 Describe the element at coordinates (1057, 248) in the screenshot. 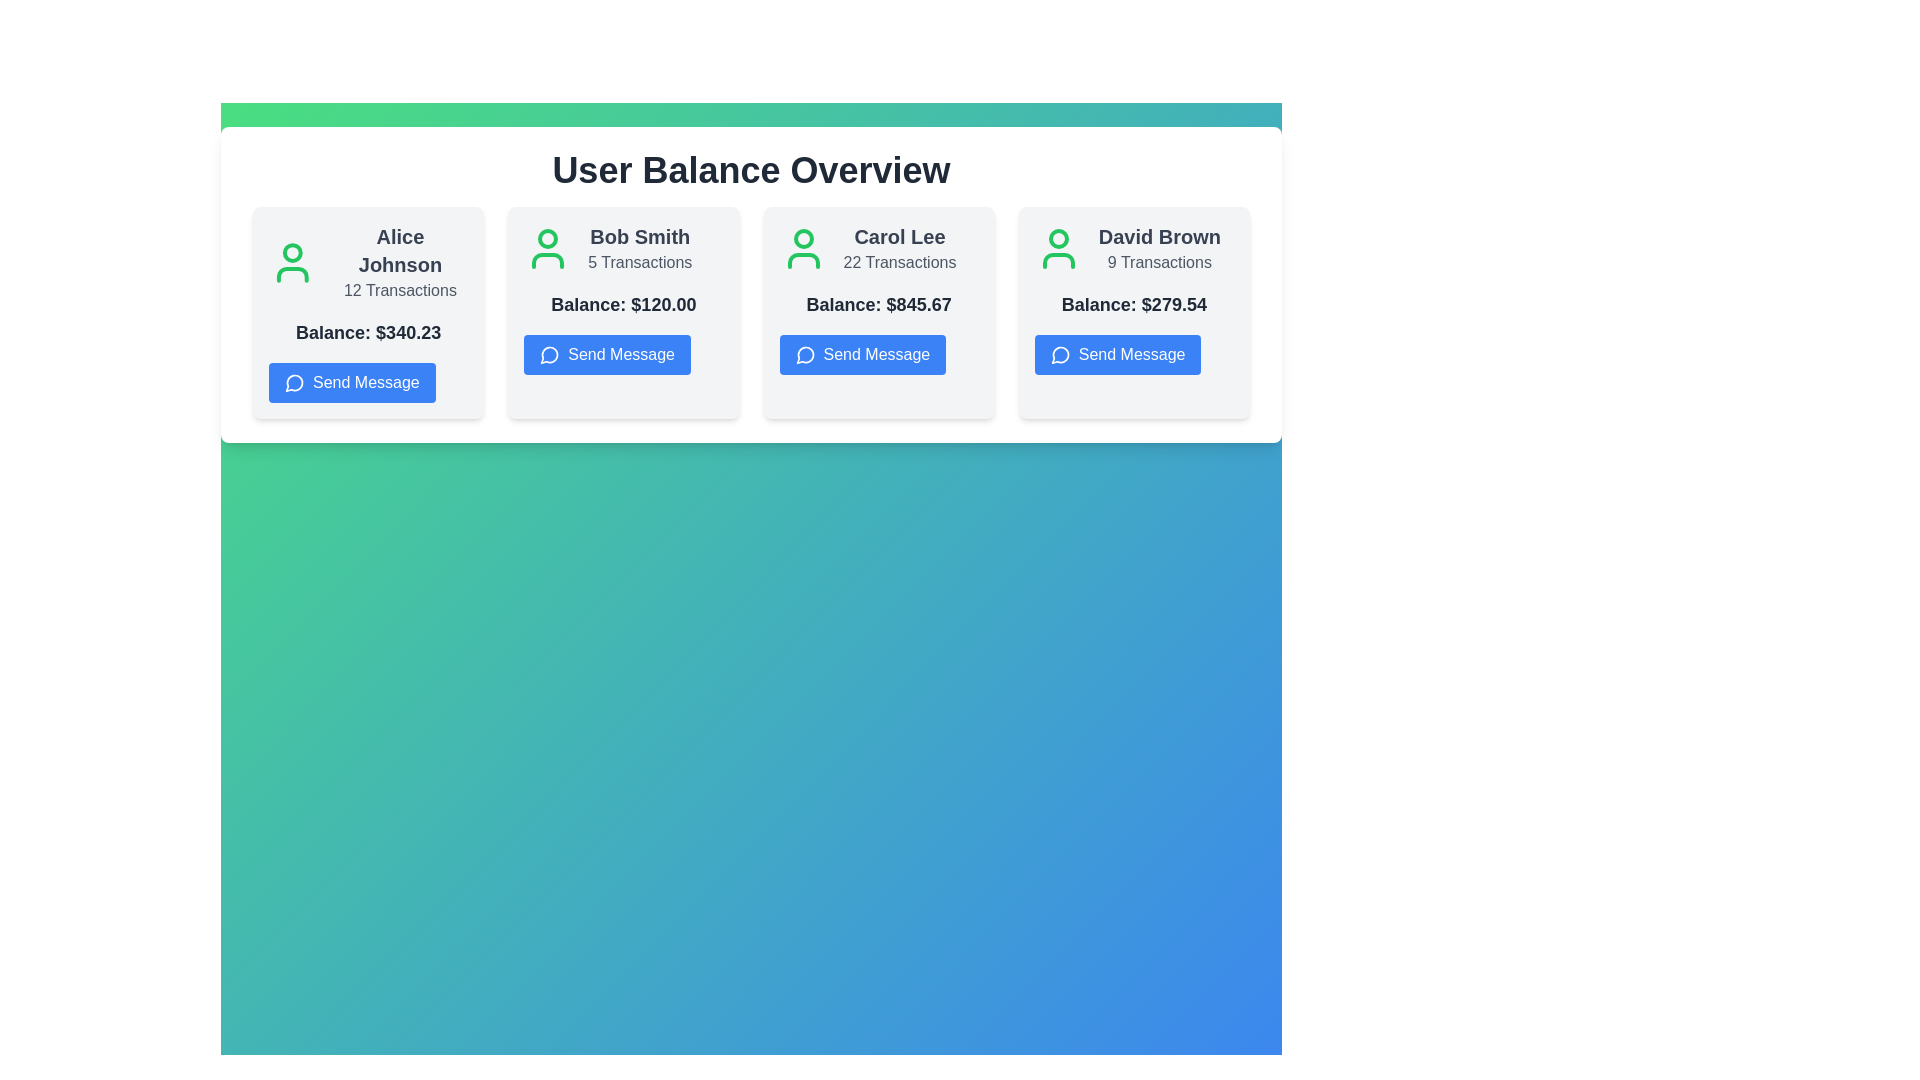

I see `the user avatar icon, which is a green outlined generic human figure located at the top-left corner of the 'David Brown' card` at that location.